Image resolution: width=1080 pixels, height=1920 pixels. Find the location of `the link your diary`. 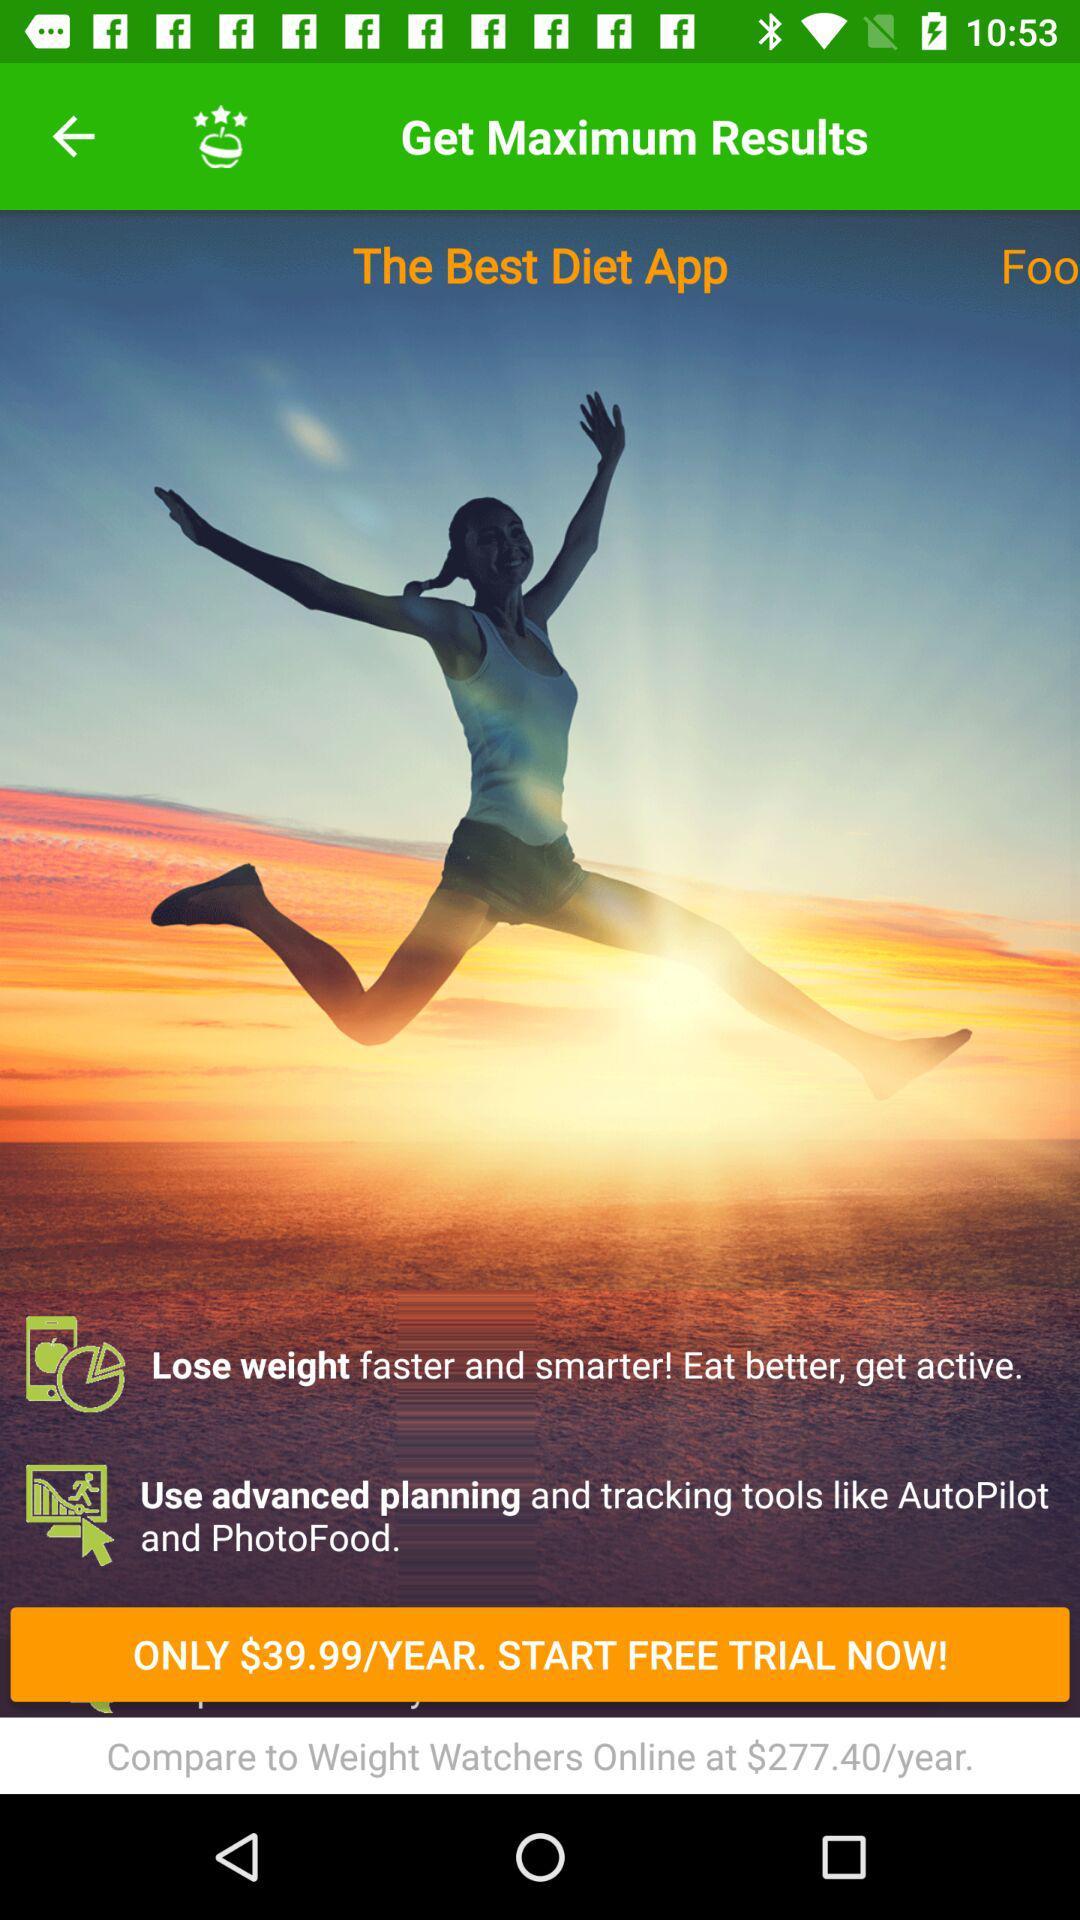

the link your diary is located at coordinates (540, 1766).